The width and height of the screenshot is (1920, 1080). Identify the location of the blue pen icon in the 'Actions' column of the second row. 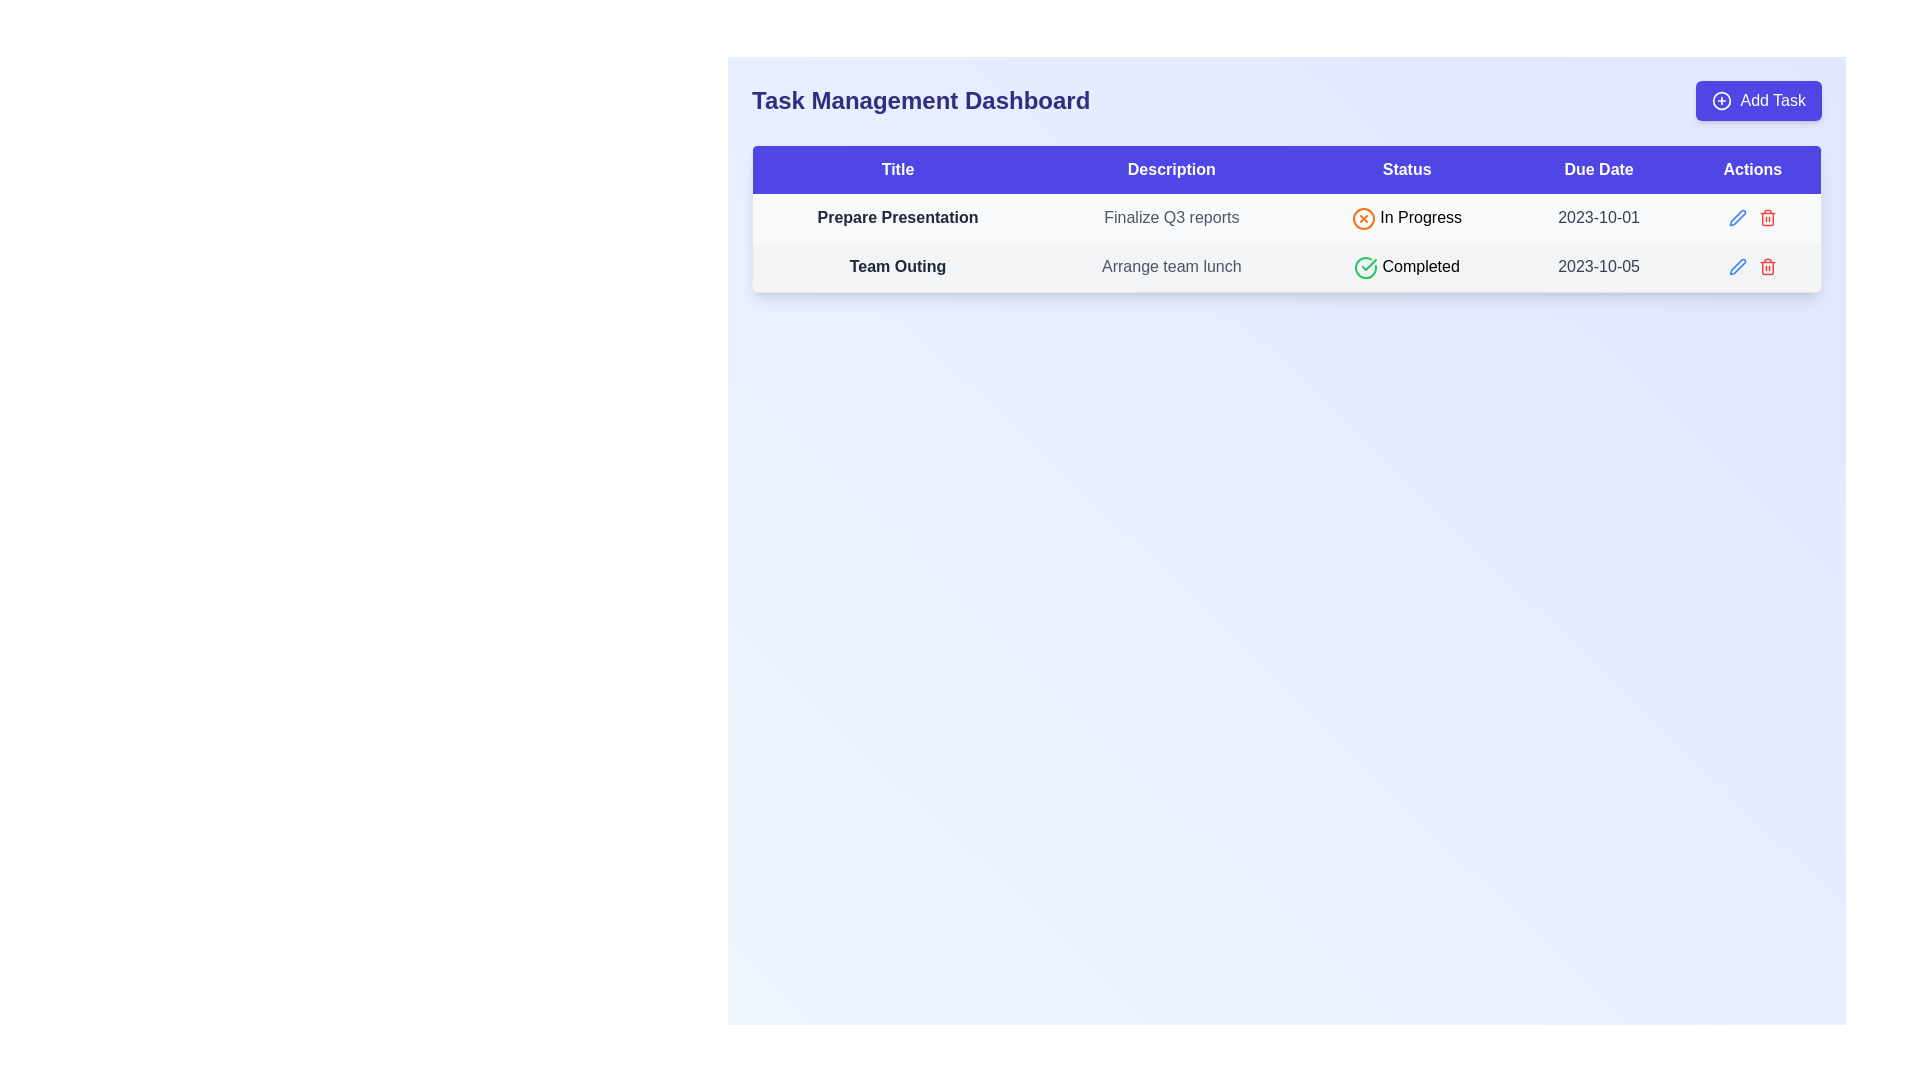
(1736, 218).